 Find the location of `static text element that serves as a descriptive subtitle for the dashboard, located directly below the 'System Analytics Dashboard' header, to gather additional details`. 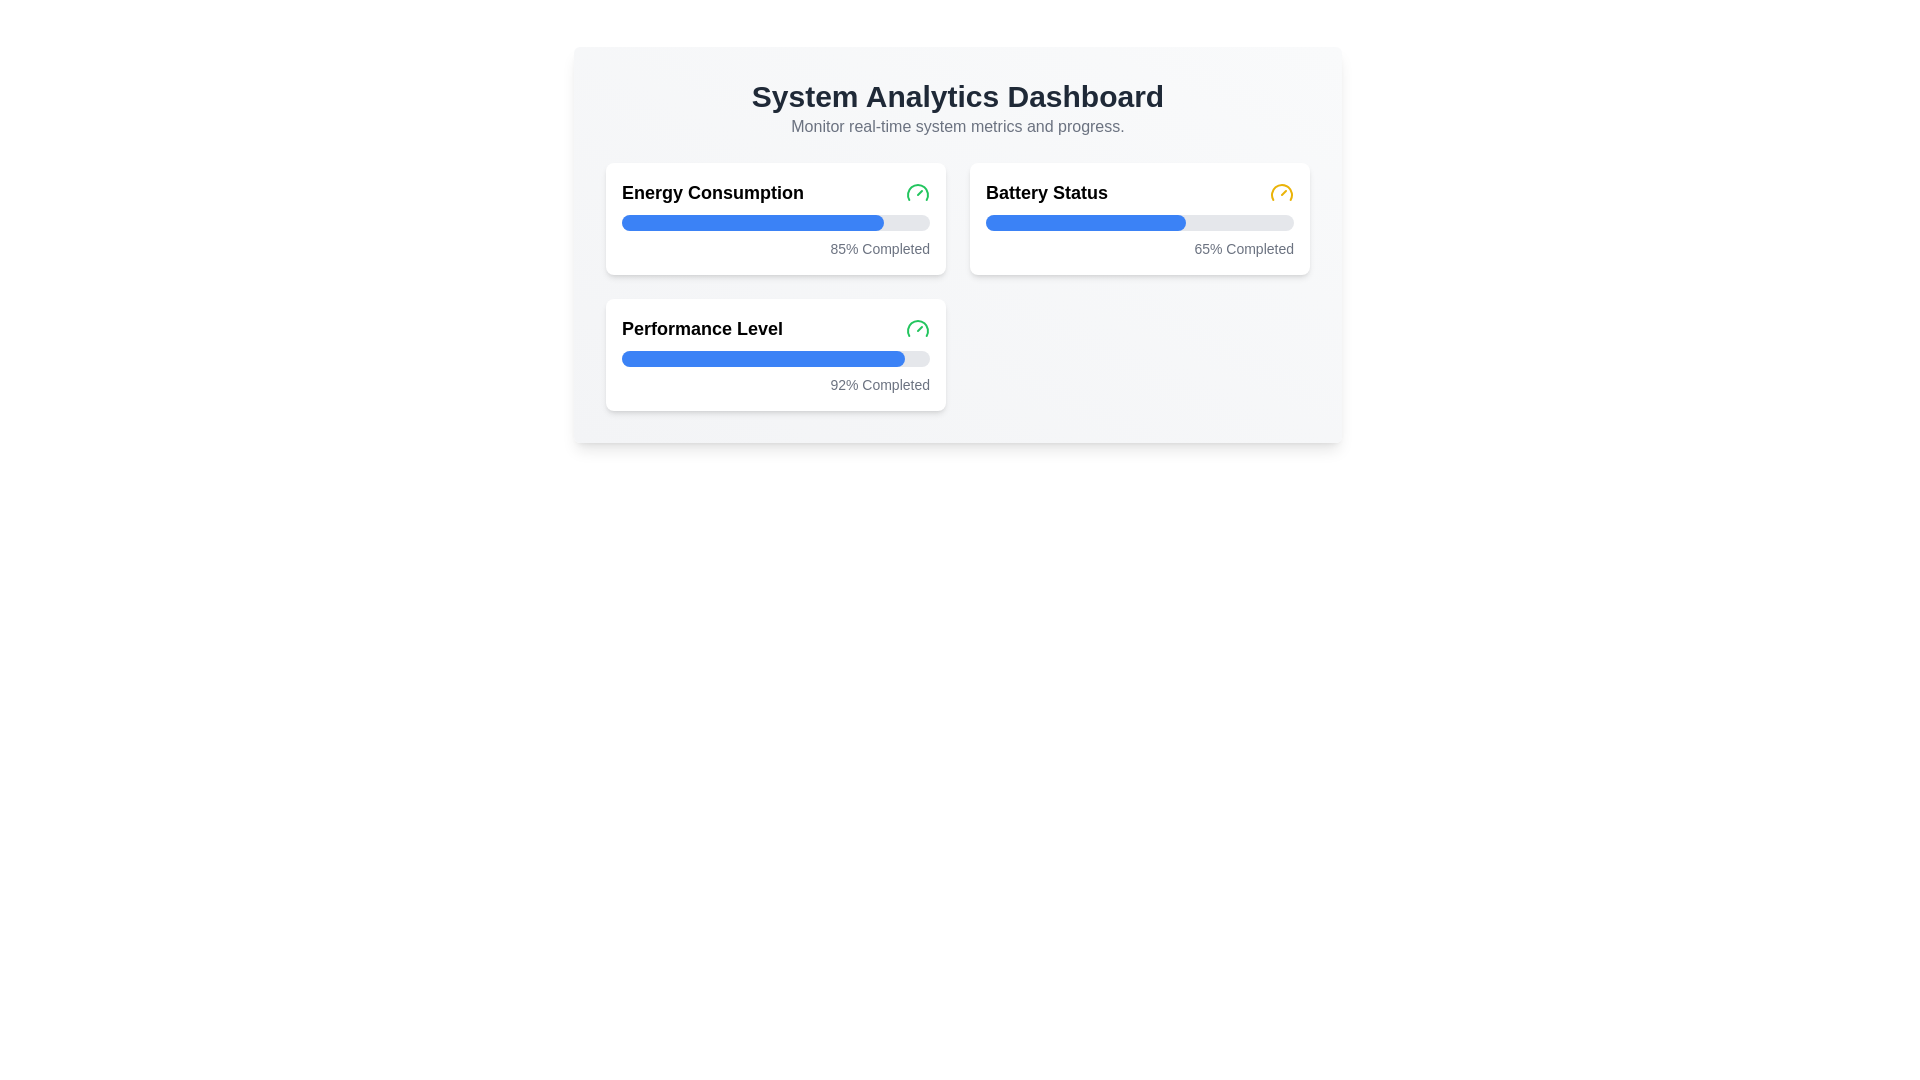

static text element that serves as a descriptive subtitle for the dashboard, located directly below the 'System Analytics Dashboard' header, to gather additional details is located at coordinates (957, 127).